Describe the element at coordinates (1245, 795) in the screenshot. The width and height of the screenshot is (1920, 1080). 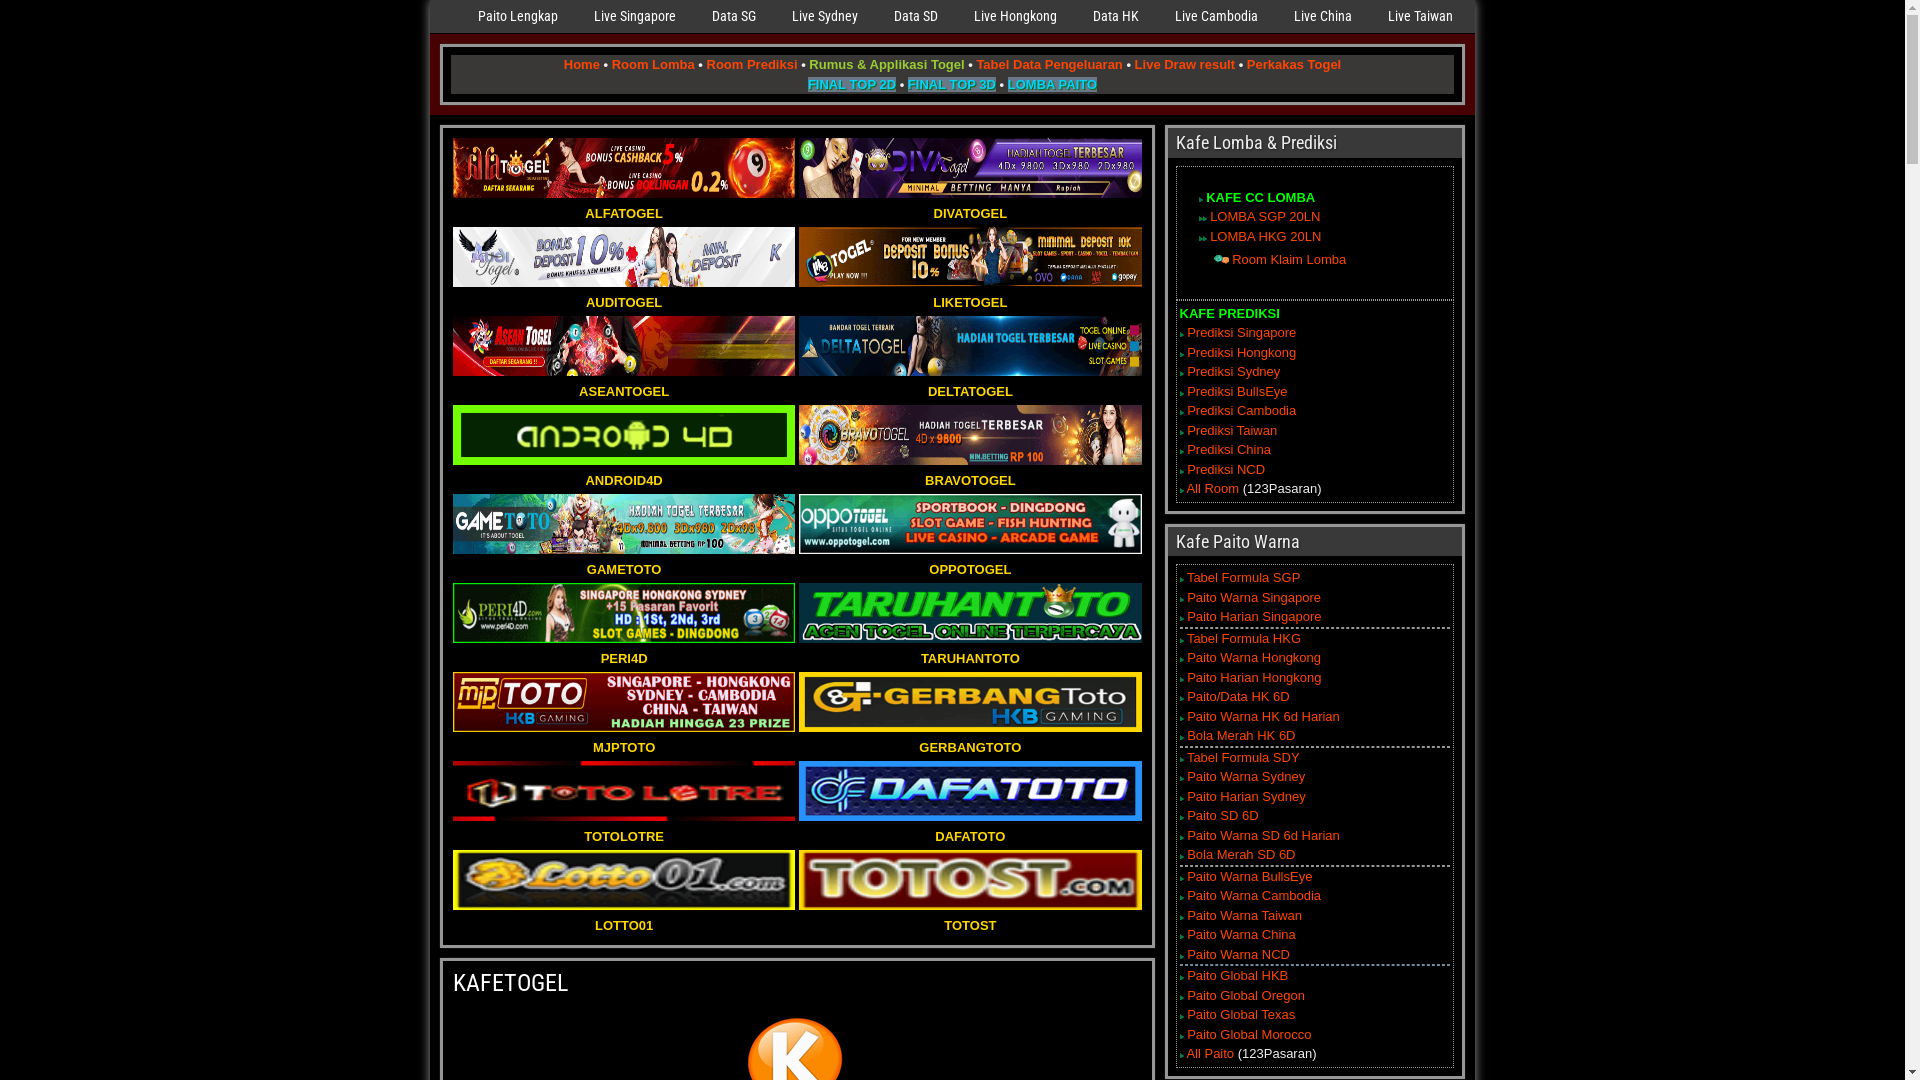
I see `'Paito Harian Sydney'` at that location.